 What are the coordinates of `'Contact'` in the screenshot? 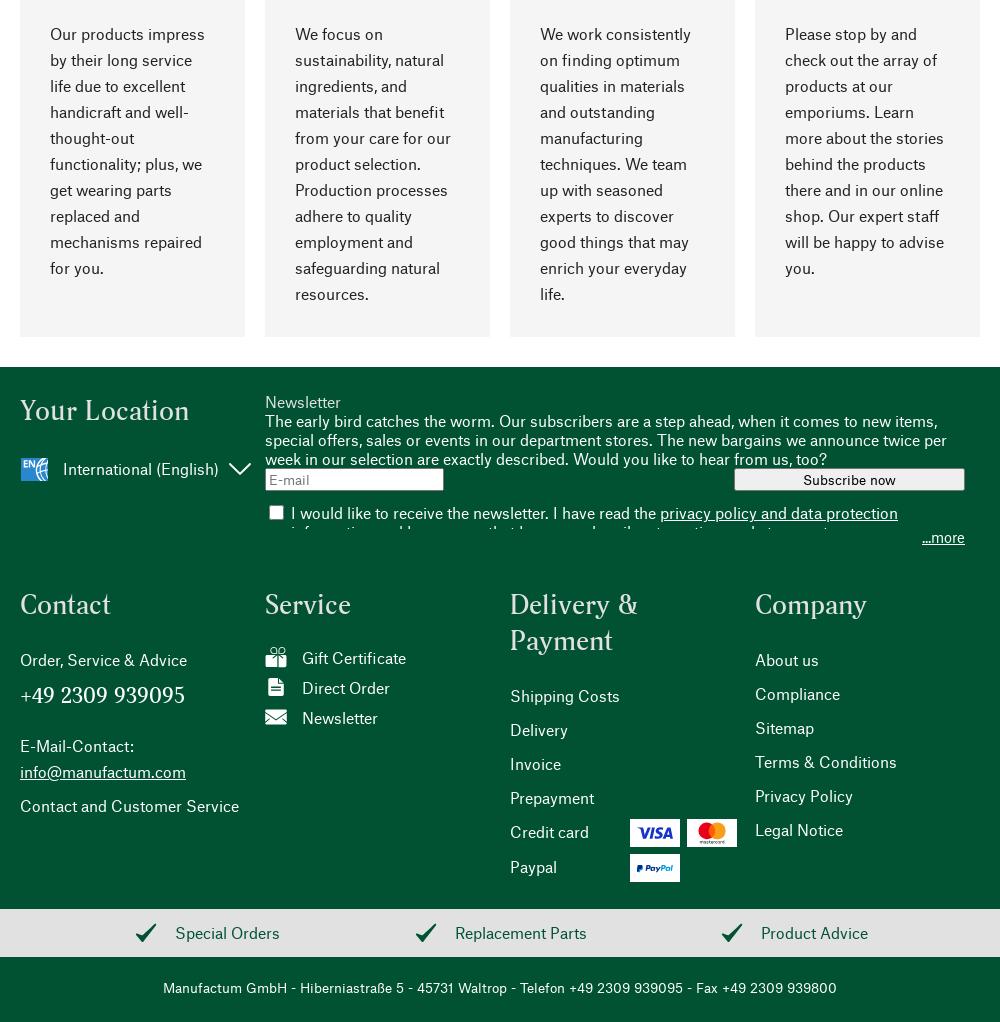 It's located at (64, 603).